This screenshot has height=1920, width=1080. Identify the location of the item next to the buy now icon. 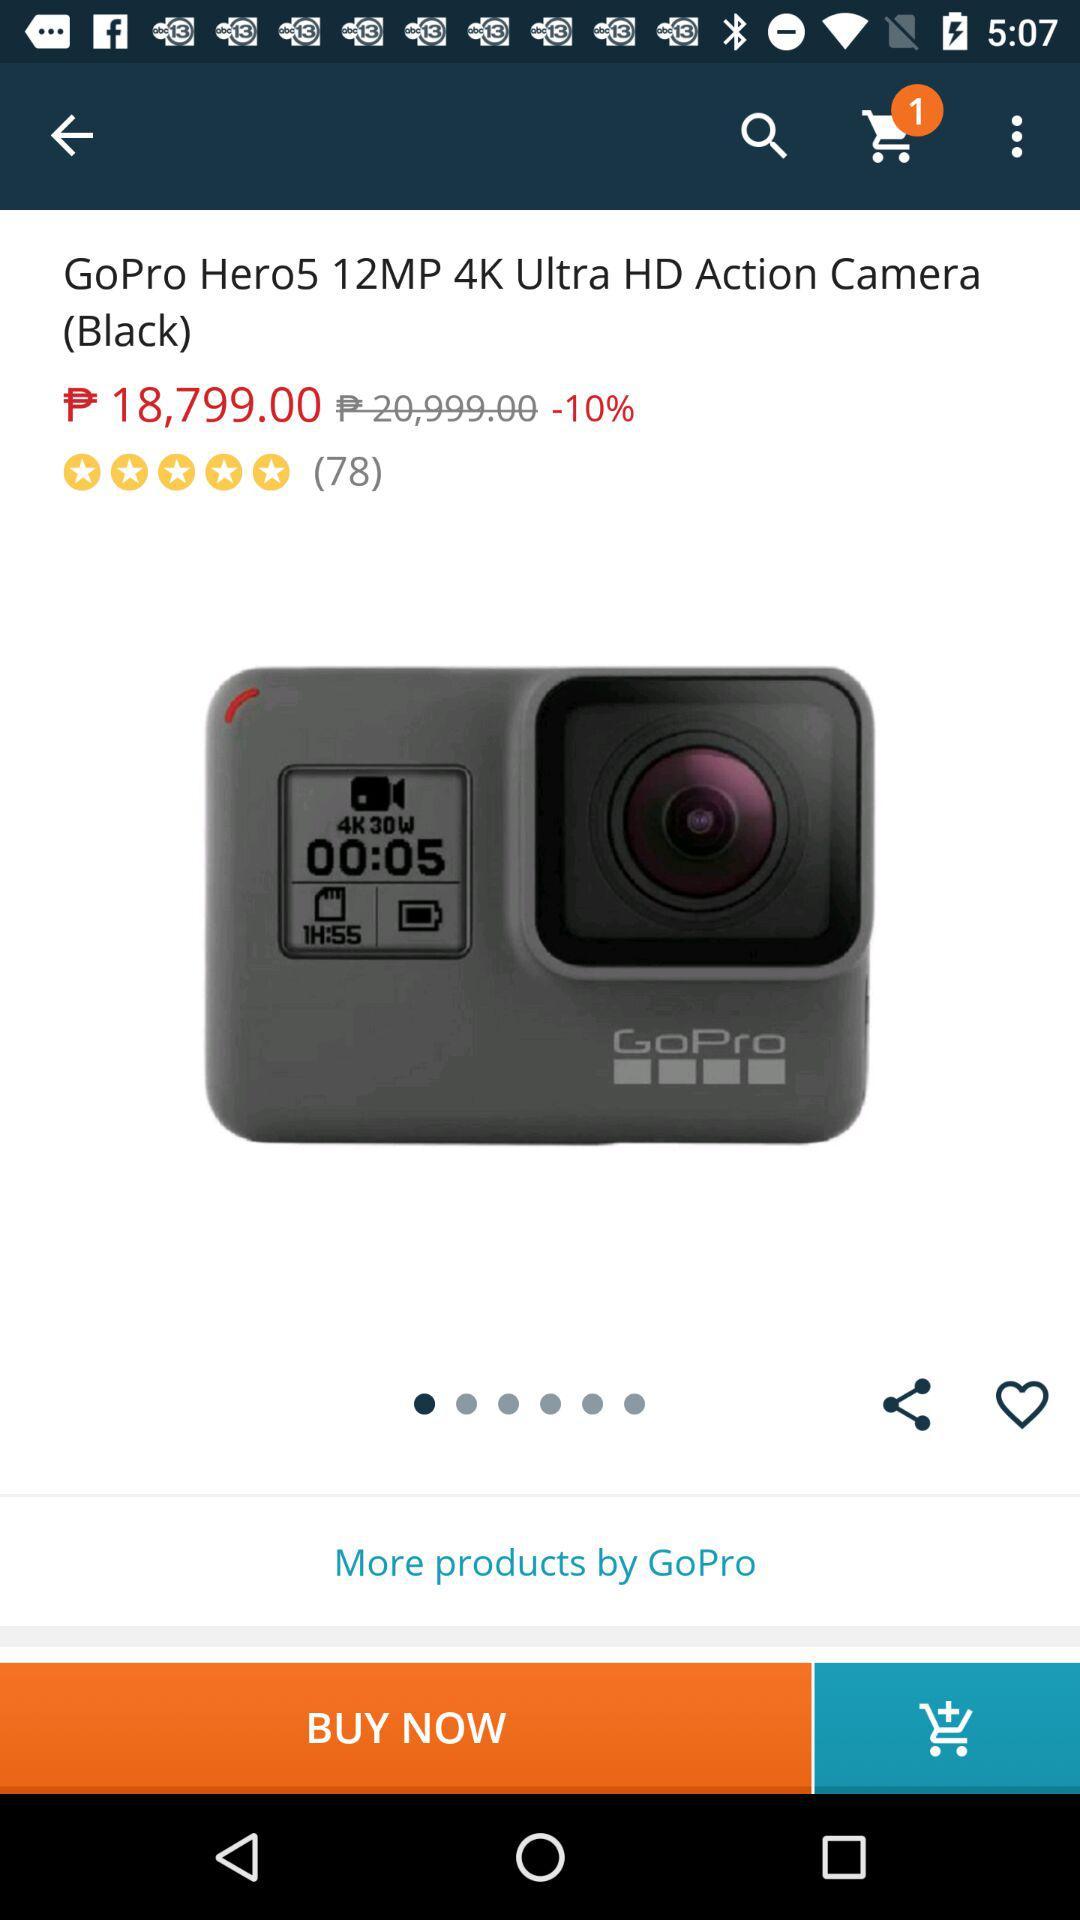
(946, 1727).